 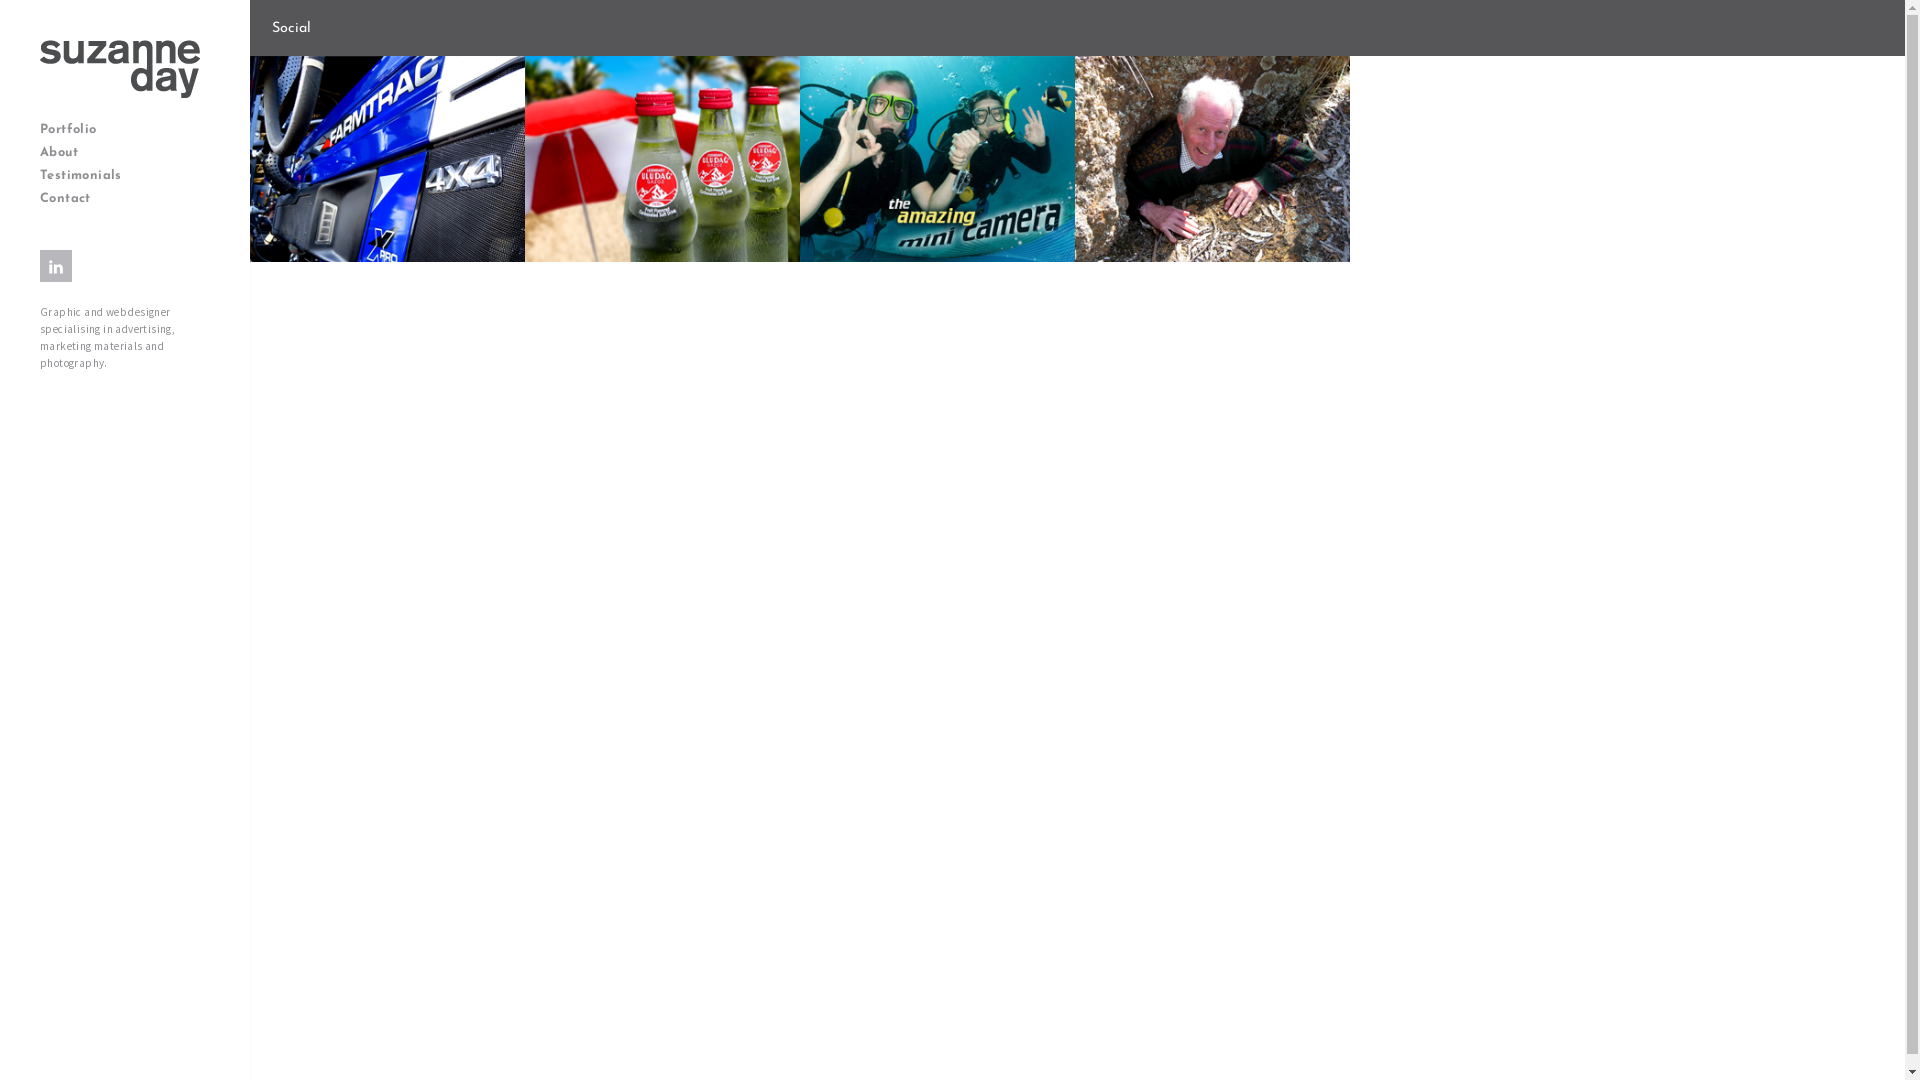 I want to click on 'Essendon Gem & Lapidary Club', so click(x=1074, y=157).